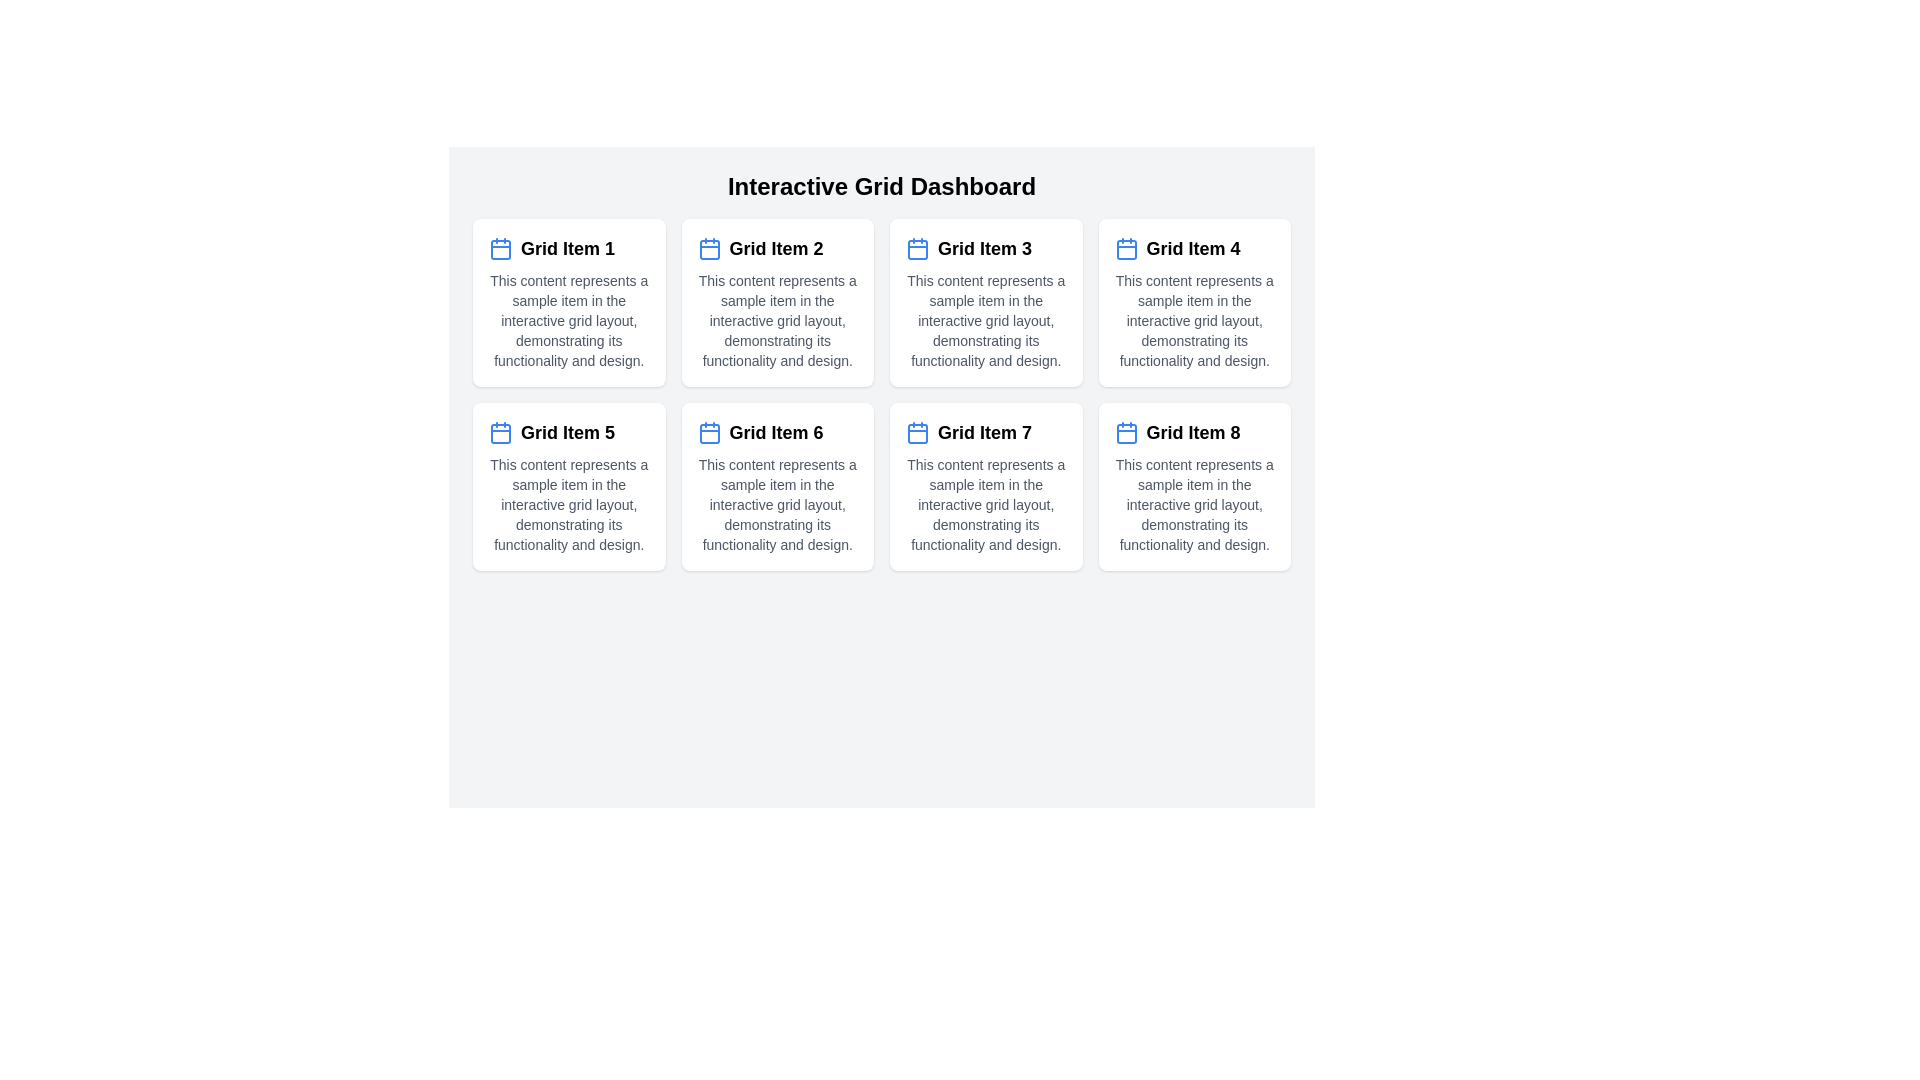  What do you see at coordinates (566, 248) in the screenshot?
I see `text 'Grid Item 1' which is displayed in bold within the first grid item at the top-left corner of its containing box` at bounding box center [566, 248].